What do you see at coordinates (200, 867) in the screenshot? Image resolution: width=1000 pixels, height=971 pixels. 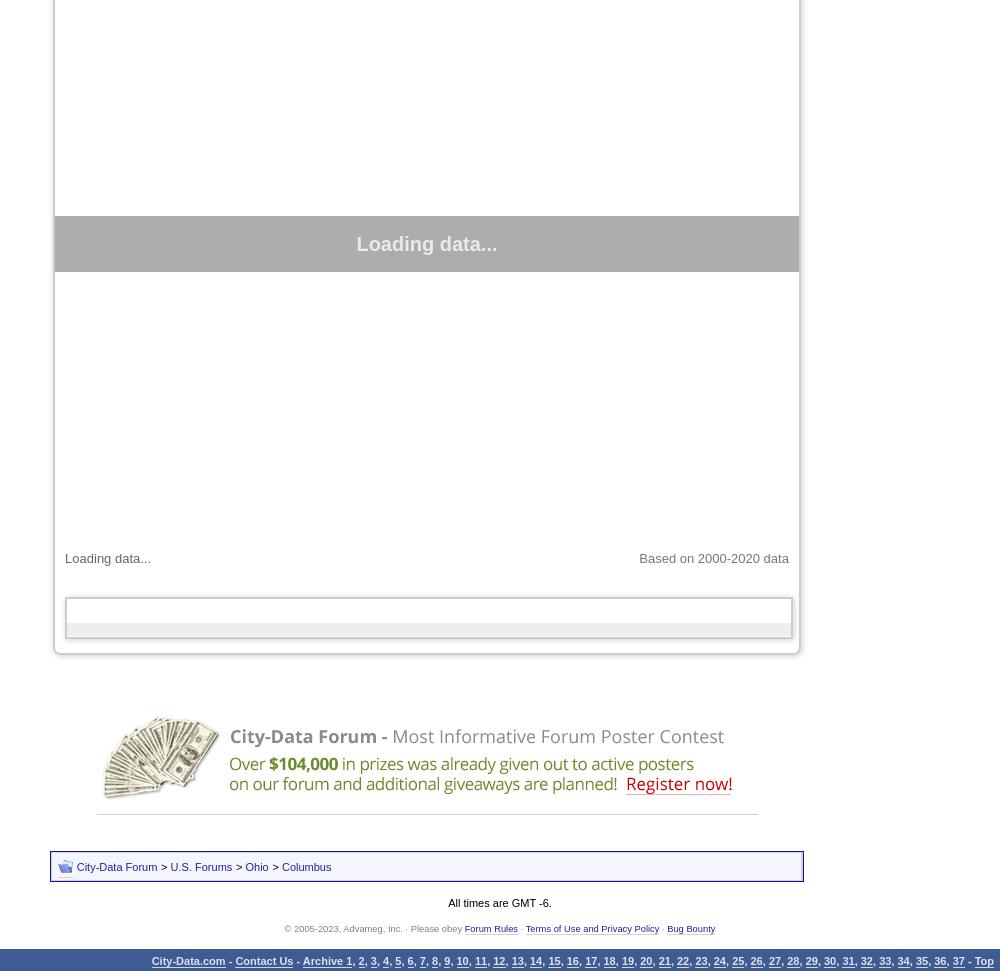 I see `'U.S. Forums'` at bounding box center [200, 867].